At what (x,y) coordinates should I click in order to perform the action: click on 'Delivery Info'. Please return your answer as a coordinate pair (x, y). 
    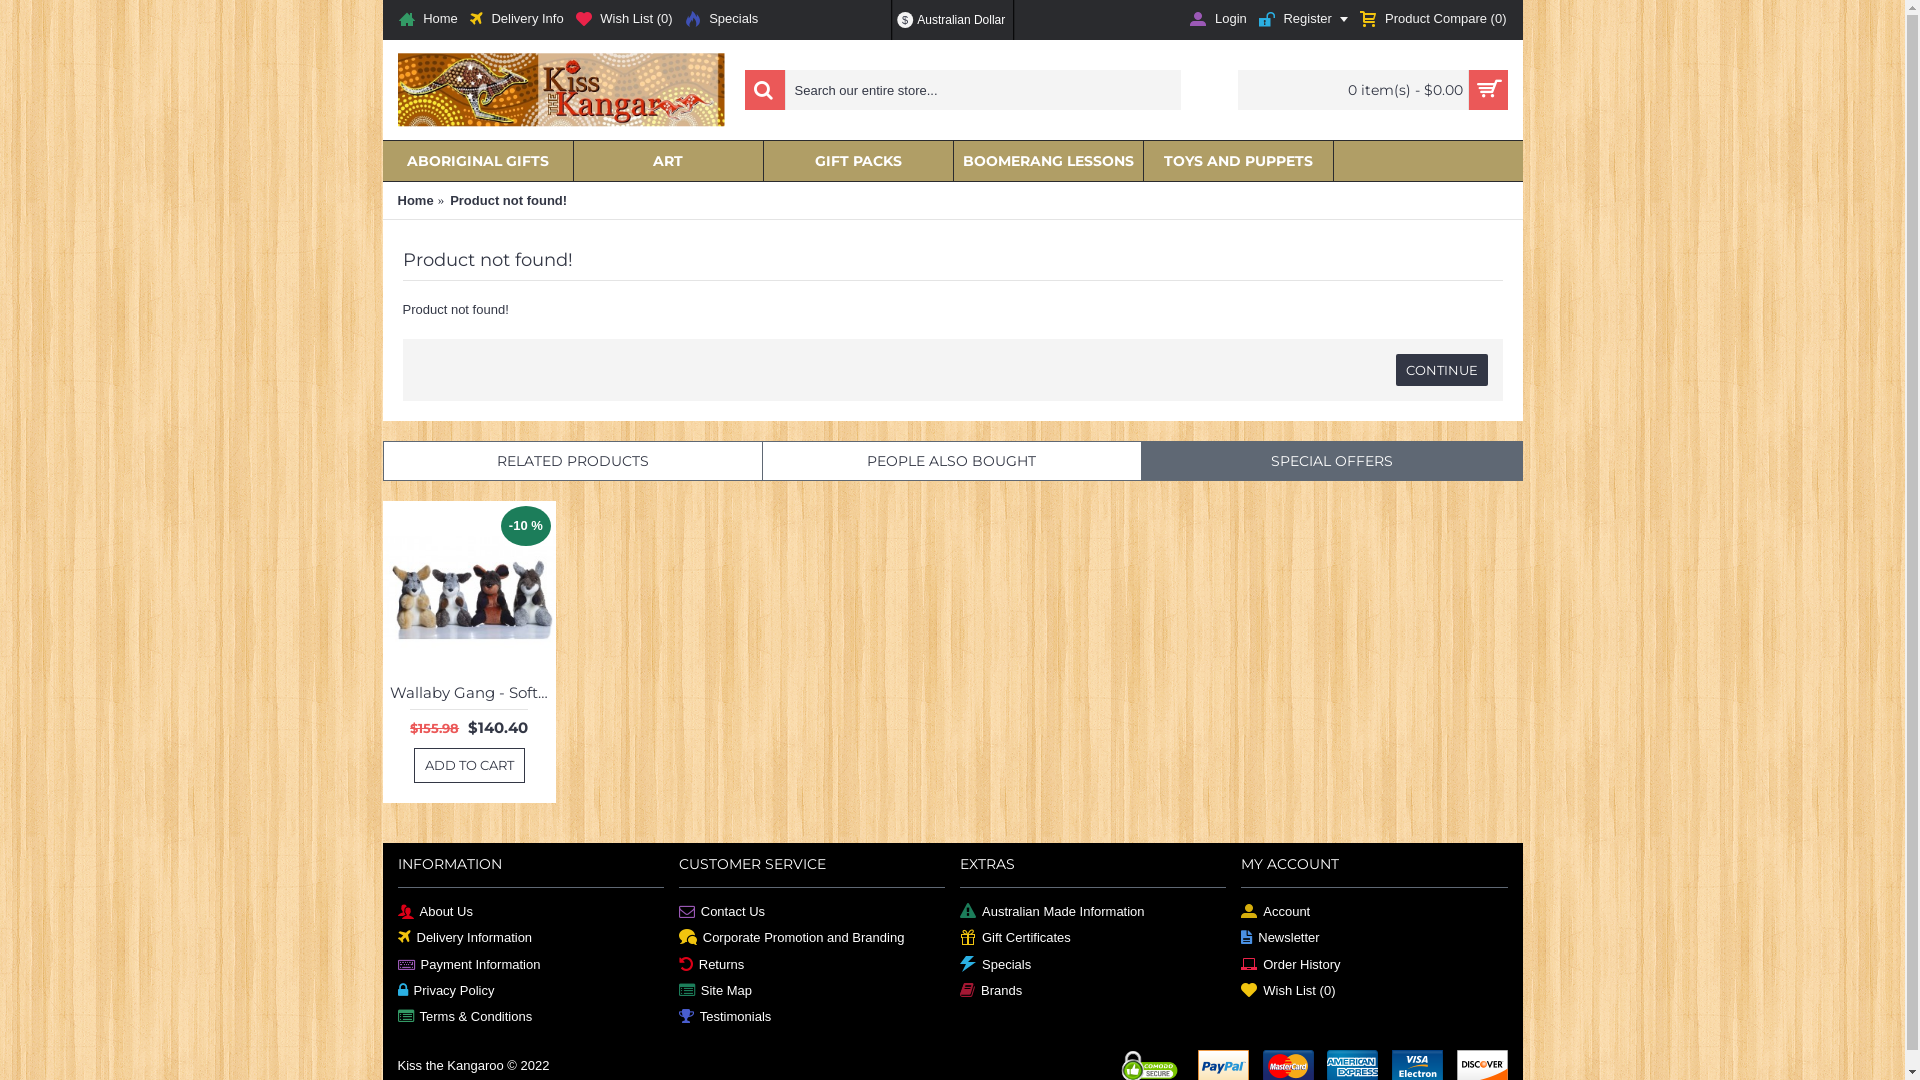
    Looking at the image, I should click on (517, 19).